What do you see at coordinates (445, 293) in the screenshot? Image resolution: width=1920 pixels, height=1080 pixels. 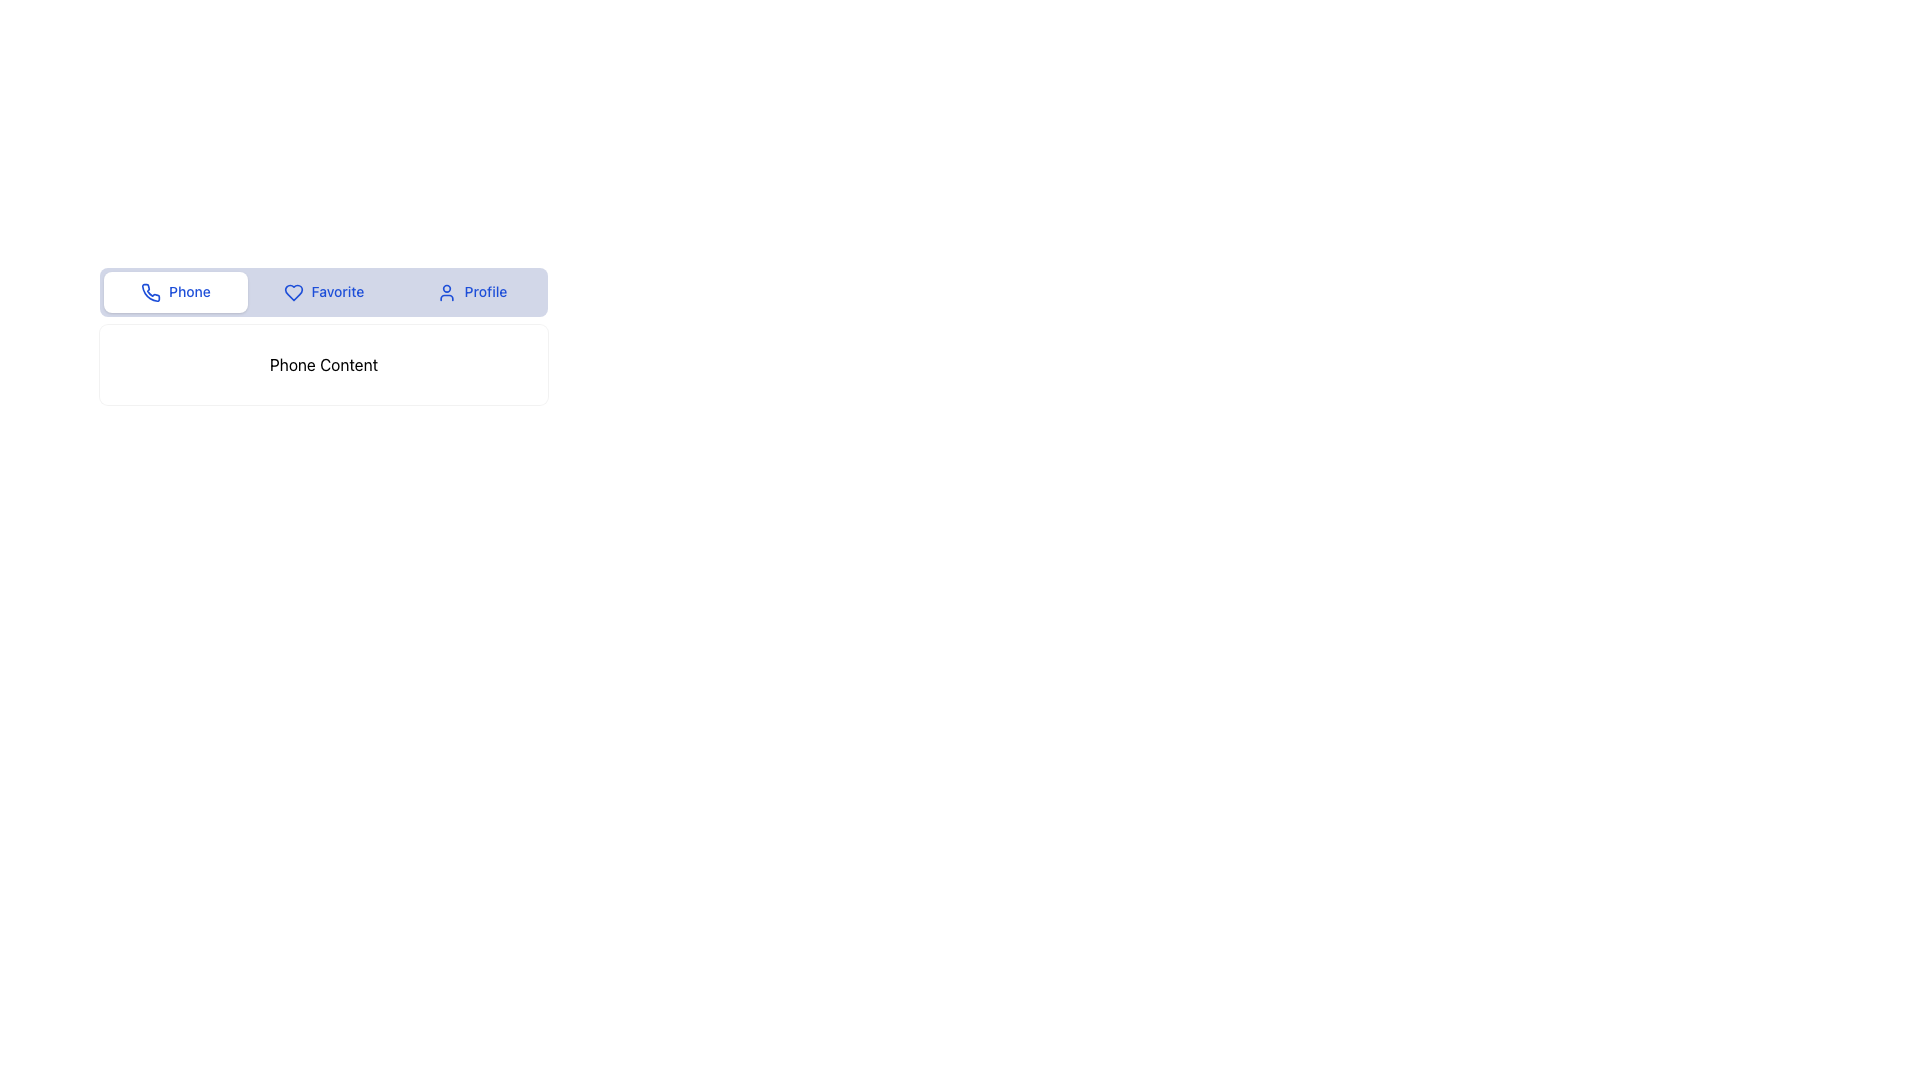 I see `the user icon in the Profile tab of the navigation bar, which is a minimalistic outline style circular SVG element colored white and blue, located before the 'Profile' label` at bounding box center [445, 293].